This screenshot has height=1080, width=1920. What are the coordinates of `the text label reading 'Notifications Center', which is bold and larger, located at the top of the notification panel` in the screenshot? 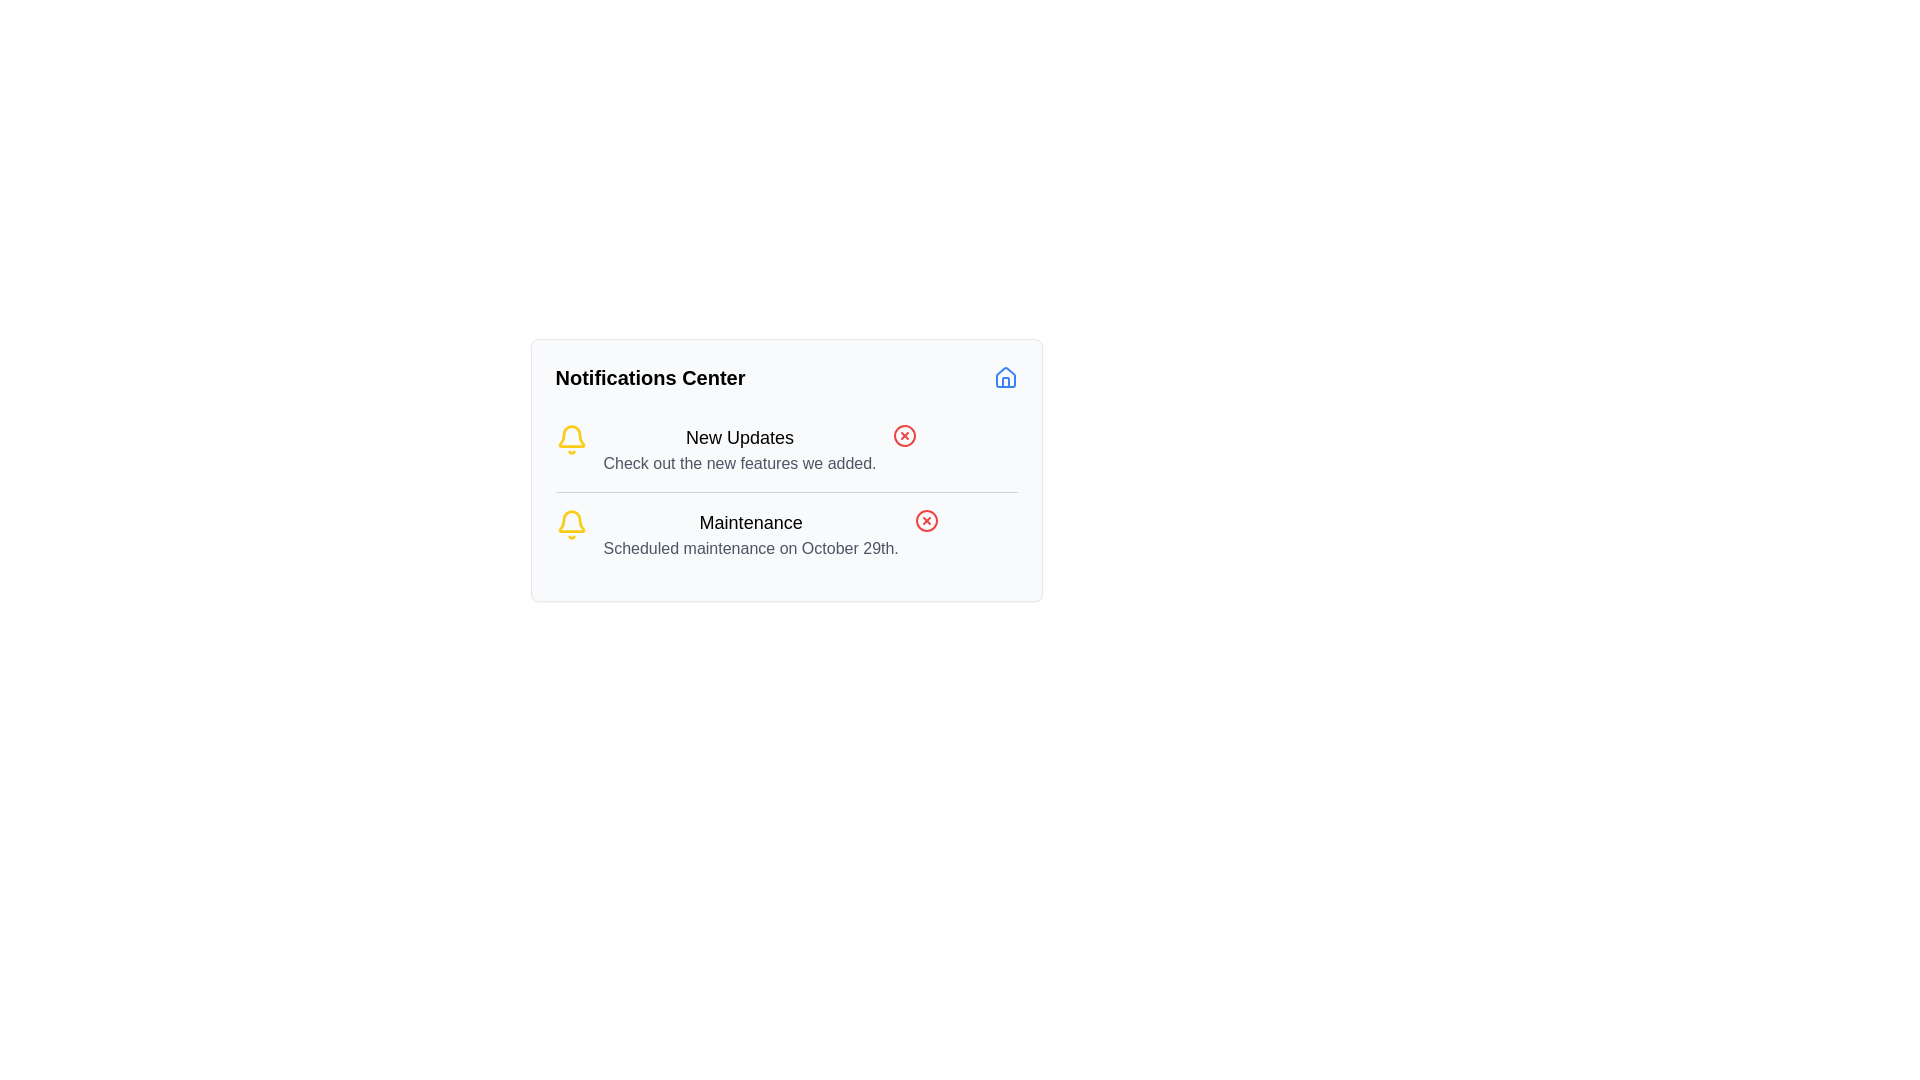 It's located at (650, 378).